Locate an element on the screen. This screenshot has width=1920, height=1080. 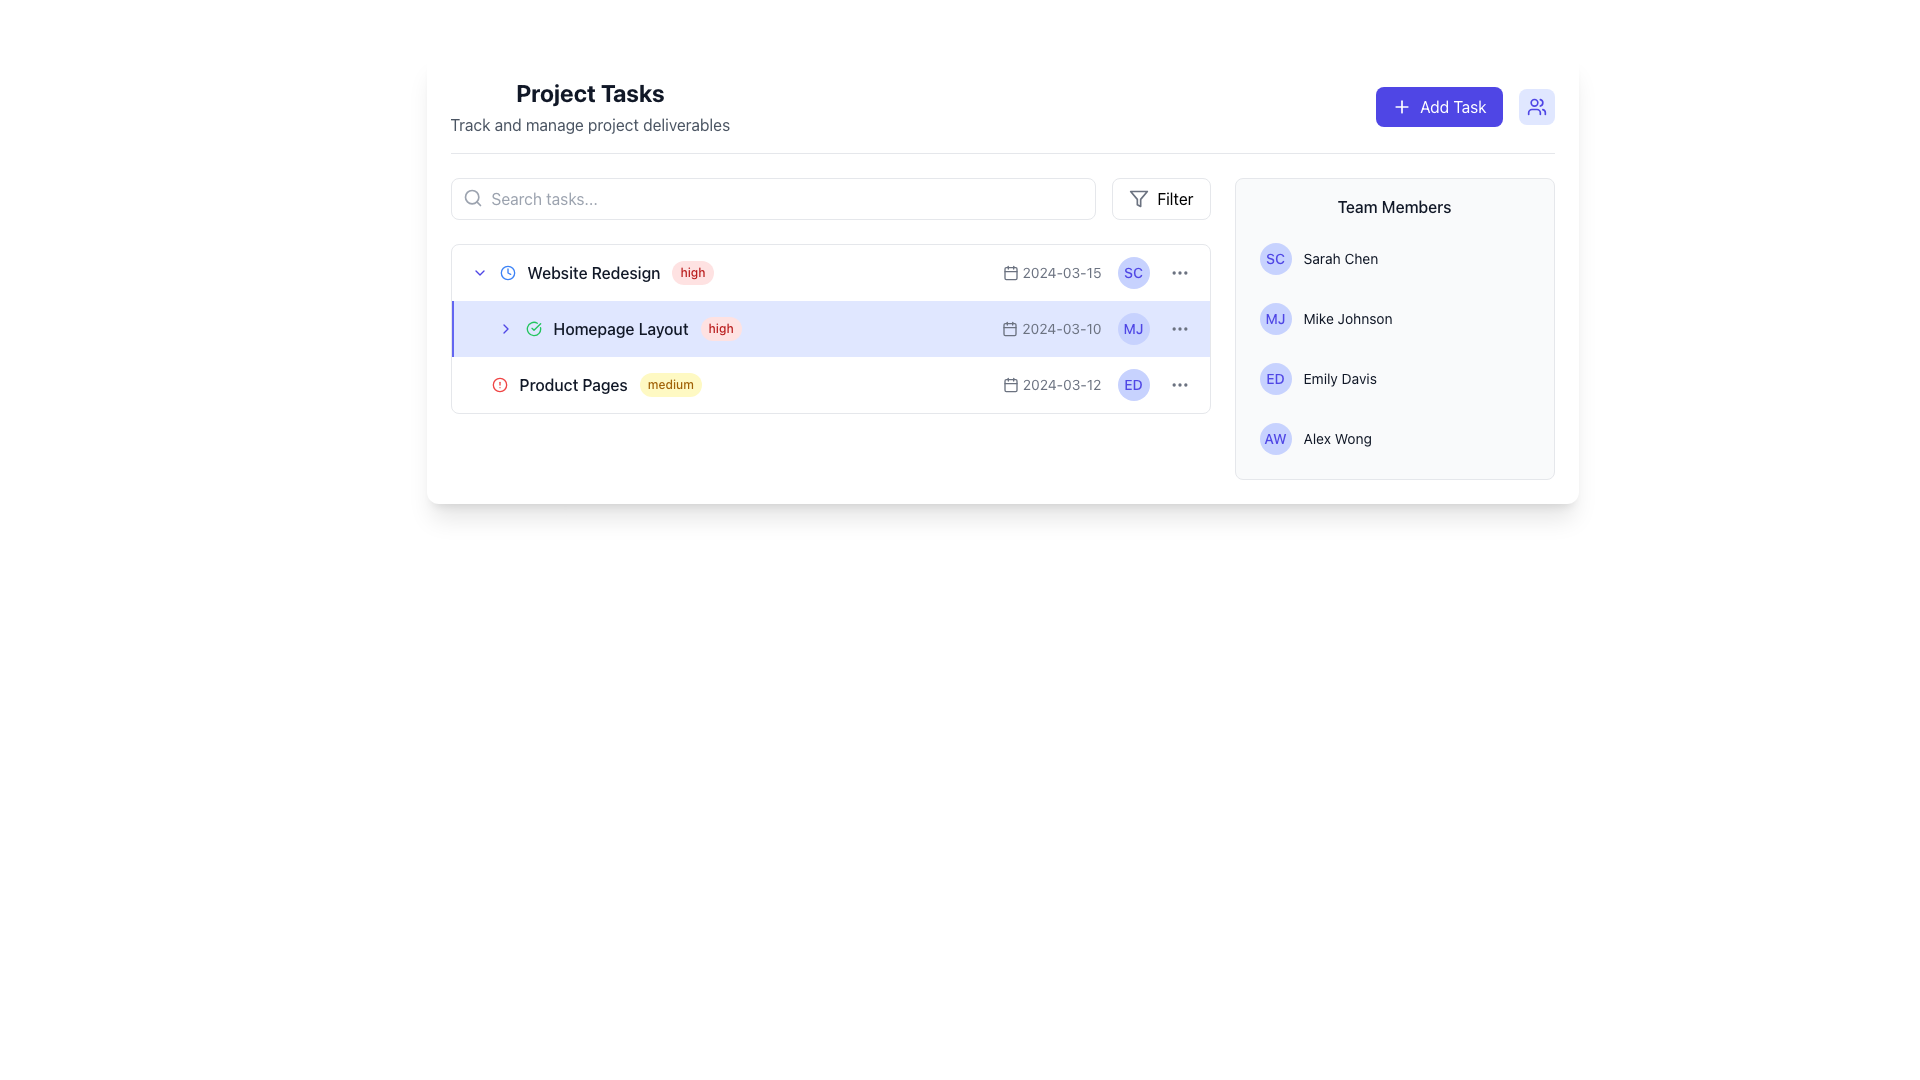
the text label 'AW' styled in a medium, small-sized font with an indigo-blue color, which is centered within a circular badge in the bottom-right section of the user interface's 'Team Members' panel is located at coordinates (1274, 438).